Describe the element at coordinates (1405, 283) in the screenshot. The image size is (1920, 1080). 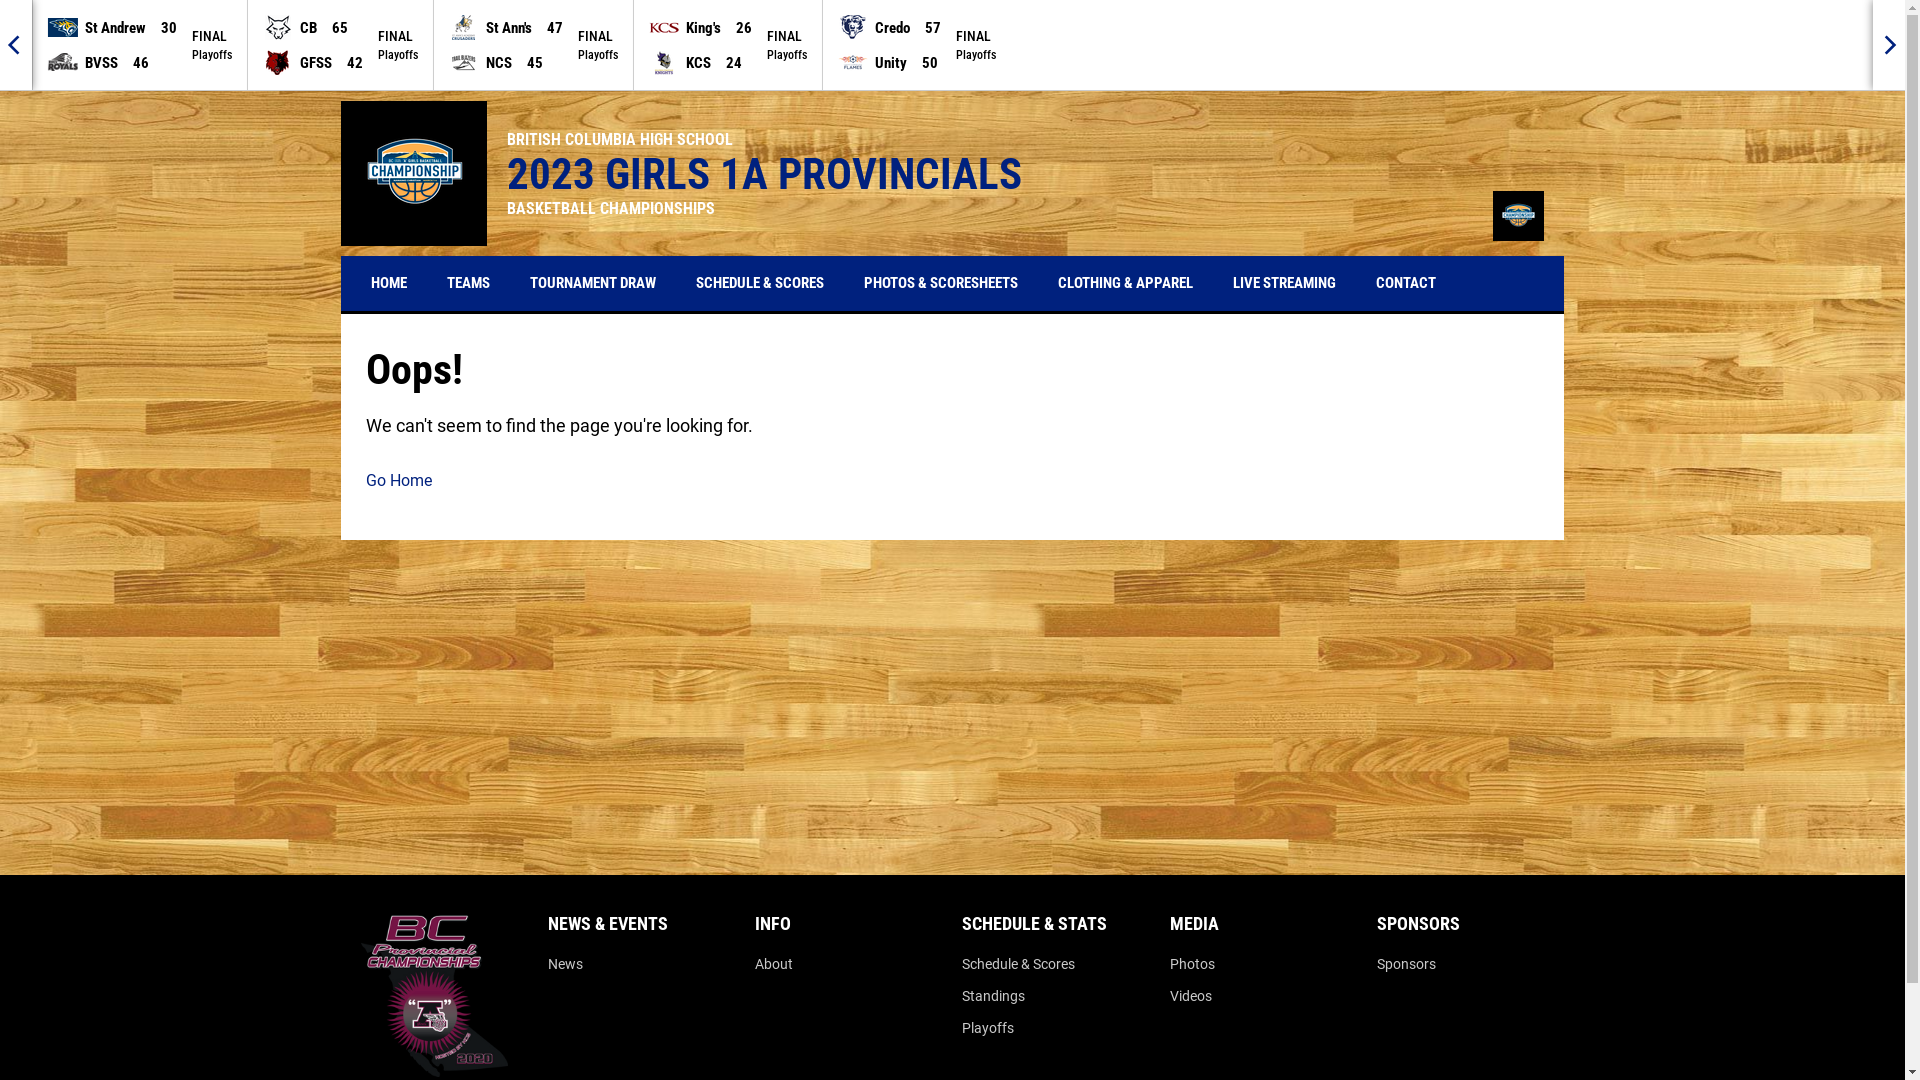
I see `'CONTACT'` at that location.